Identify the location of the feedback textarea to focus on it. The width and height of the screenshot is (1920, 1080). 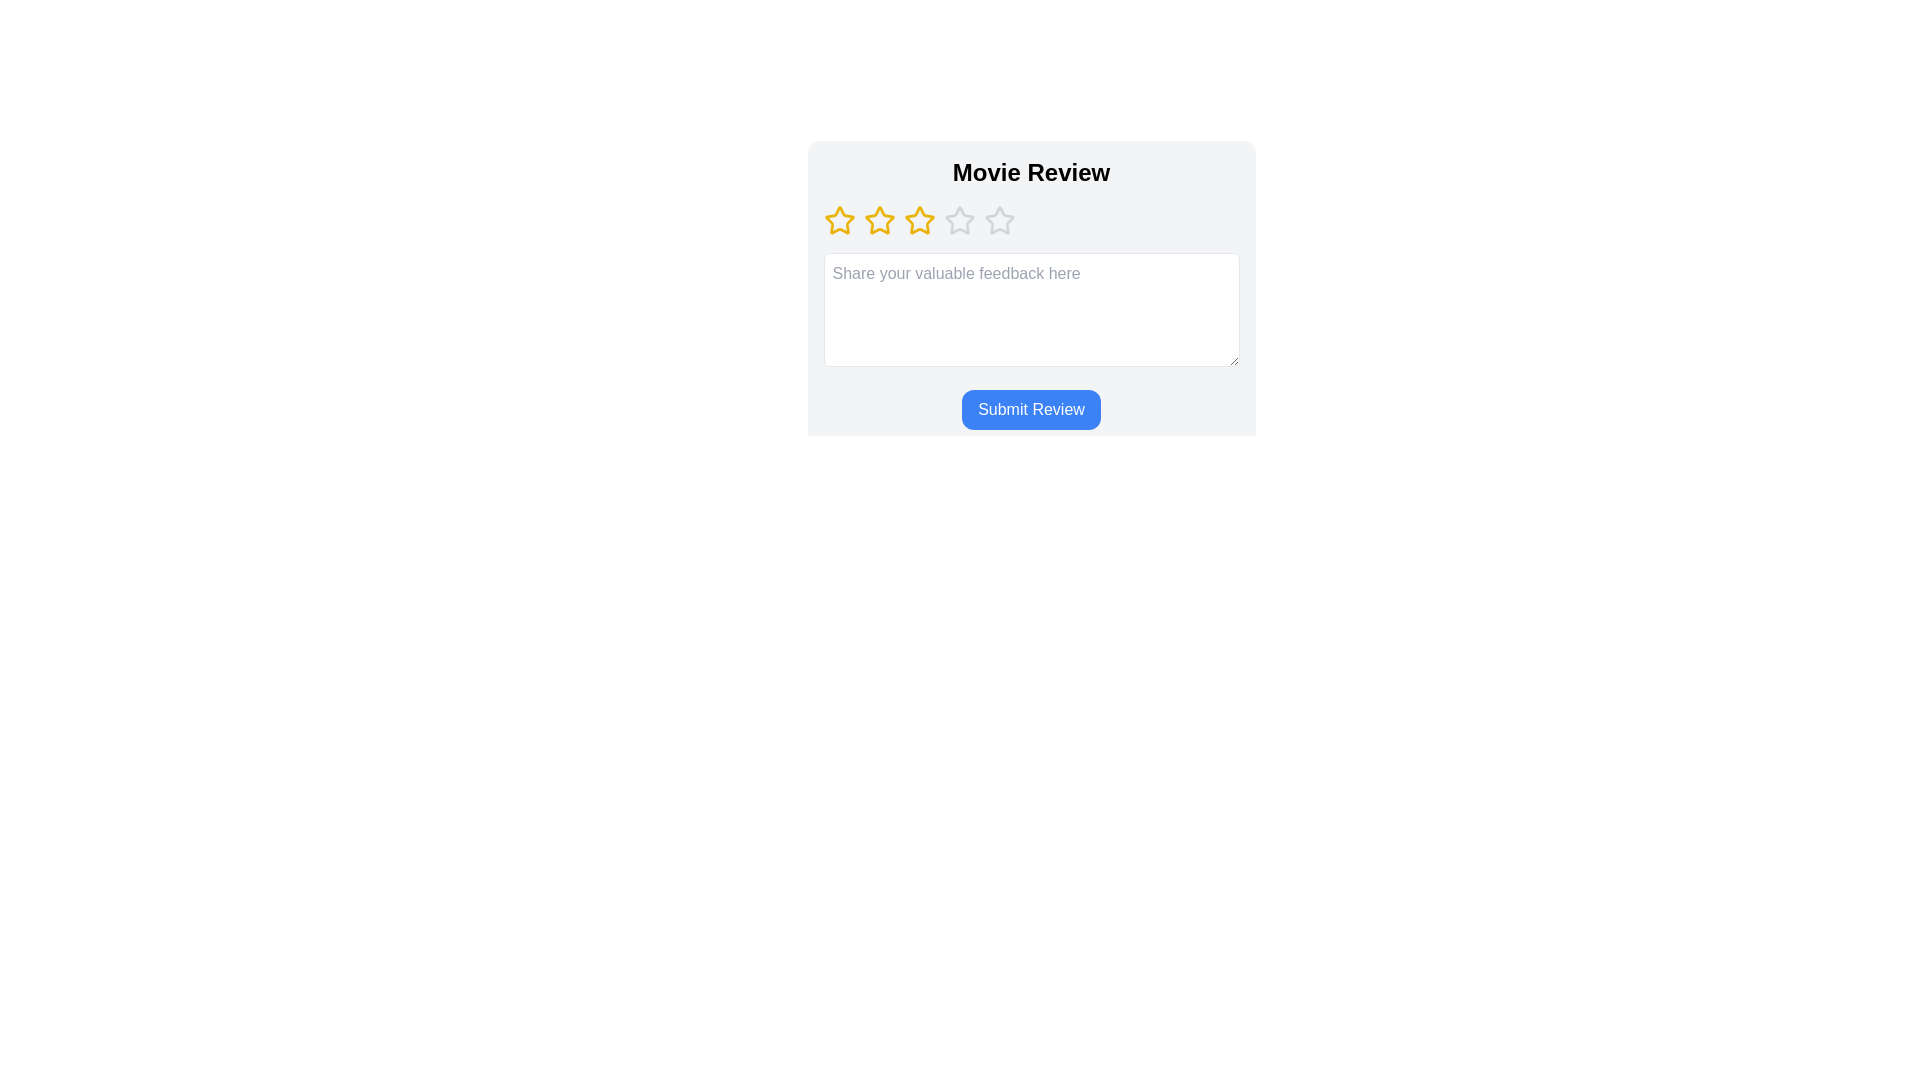
(1031, 309).